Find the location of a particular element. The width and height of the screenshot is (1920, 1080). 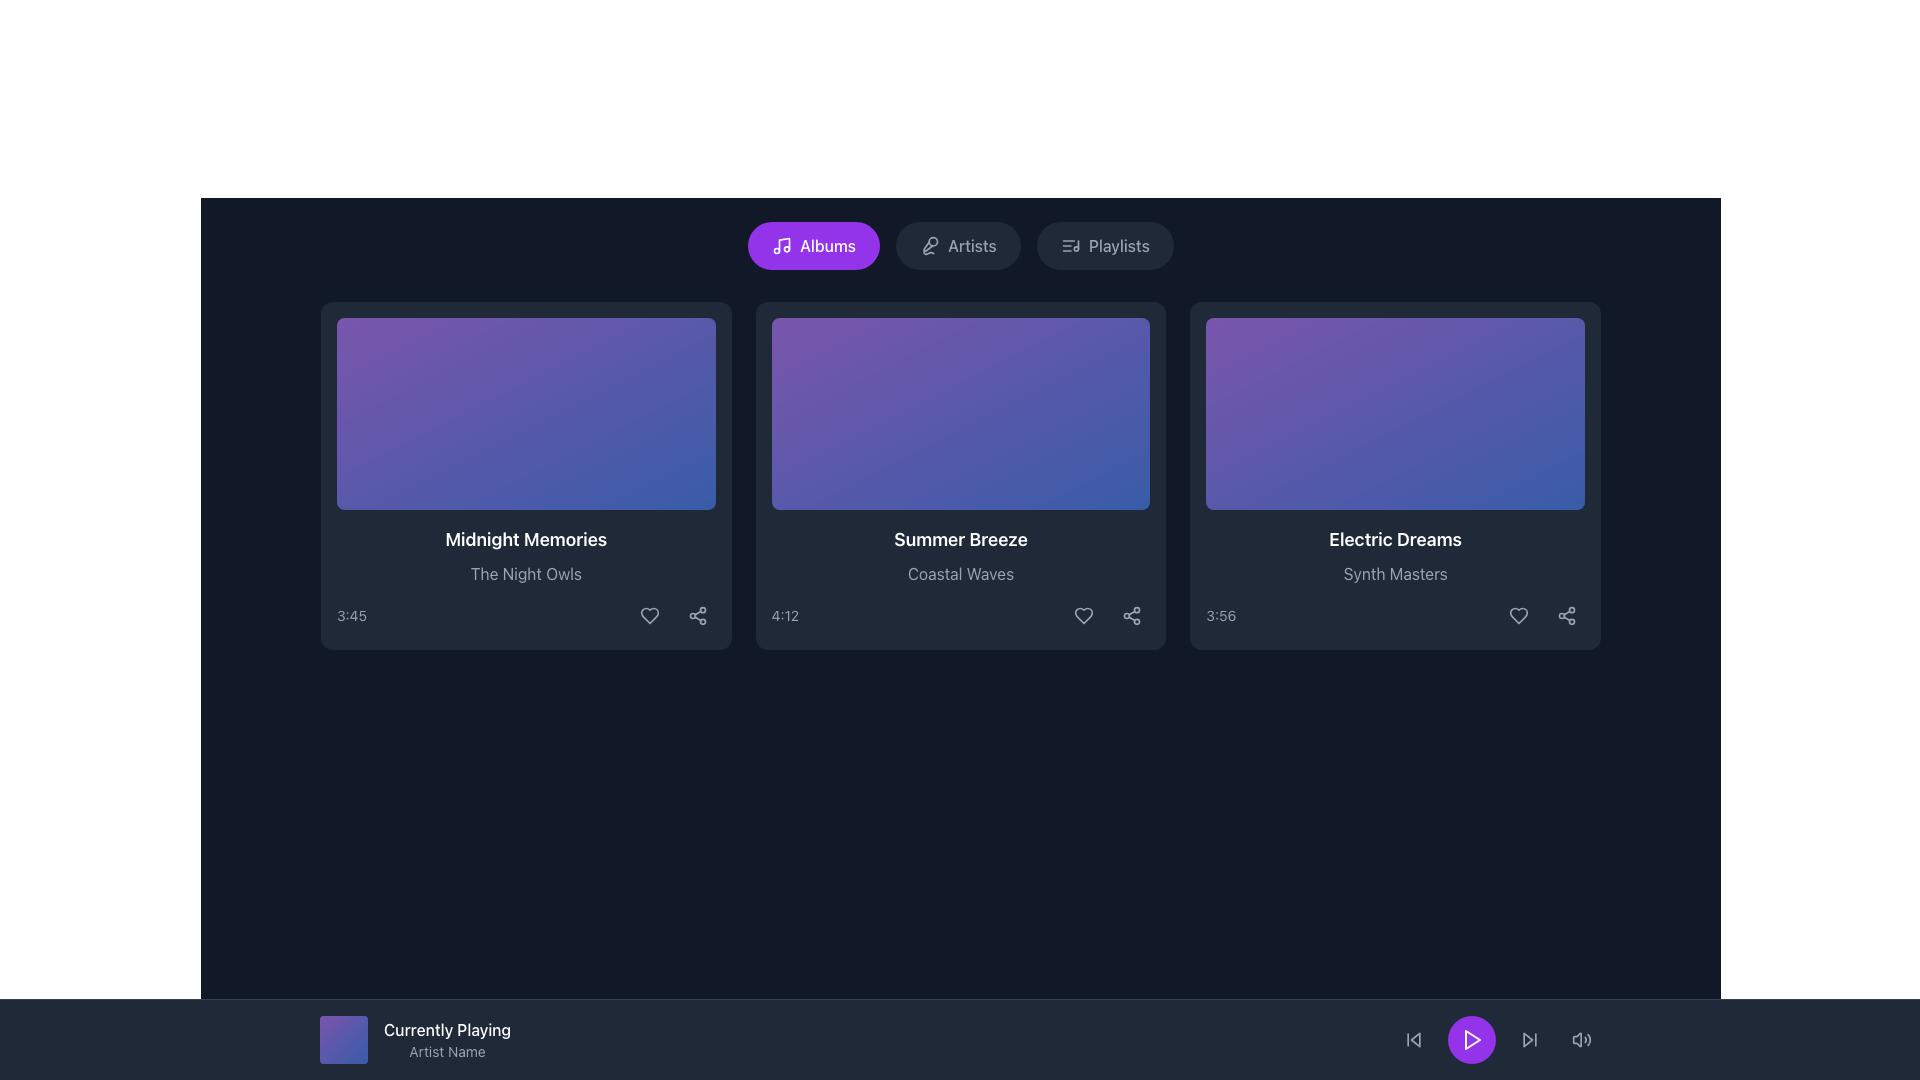

the musical note icon located within the purple 'Albums' button at the header menu is located at coordinates (781, 245).